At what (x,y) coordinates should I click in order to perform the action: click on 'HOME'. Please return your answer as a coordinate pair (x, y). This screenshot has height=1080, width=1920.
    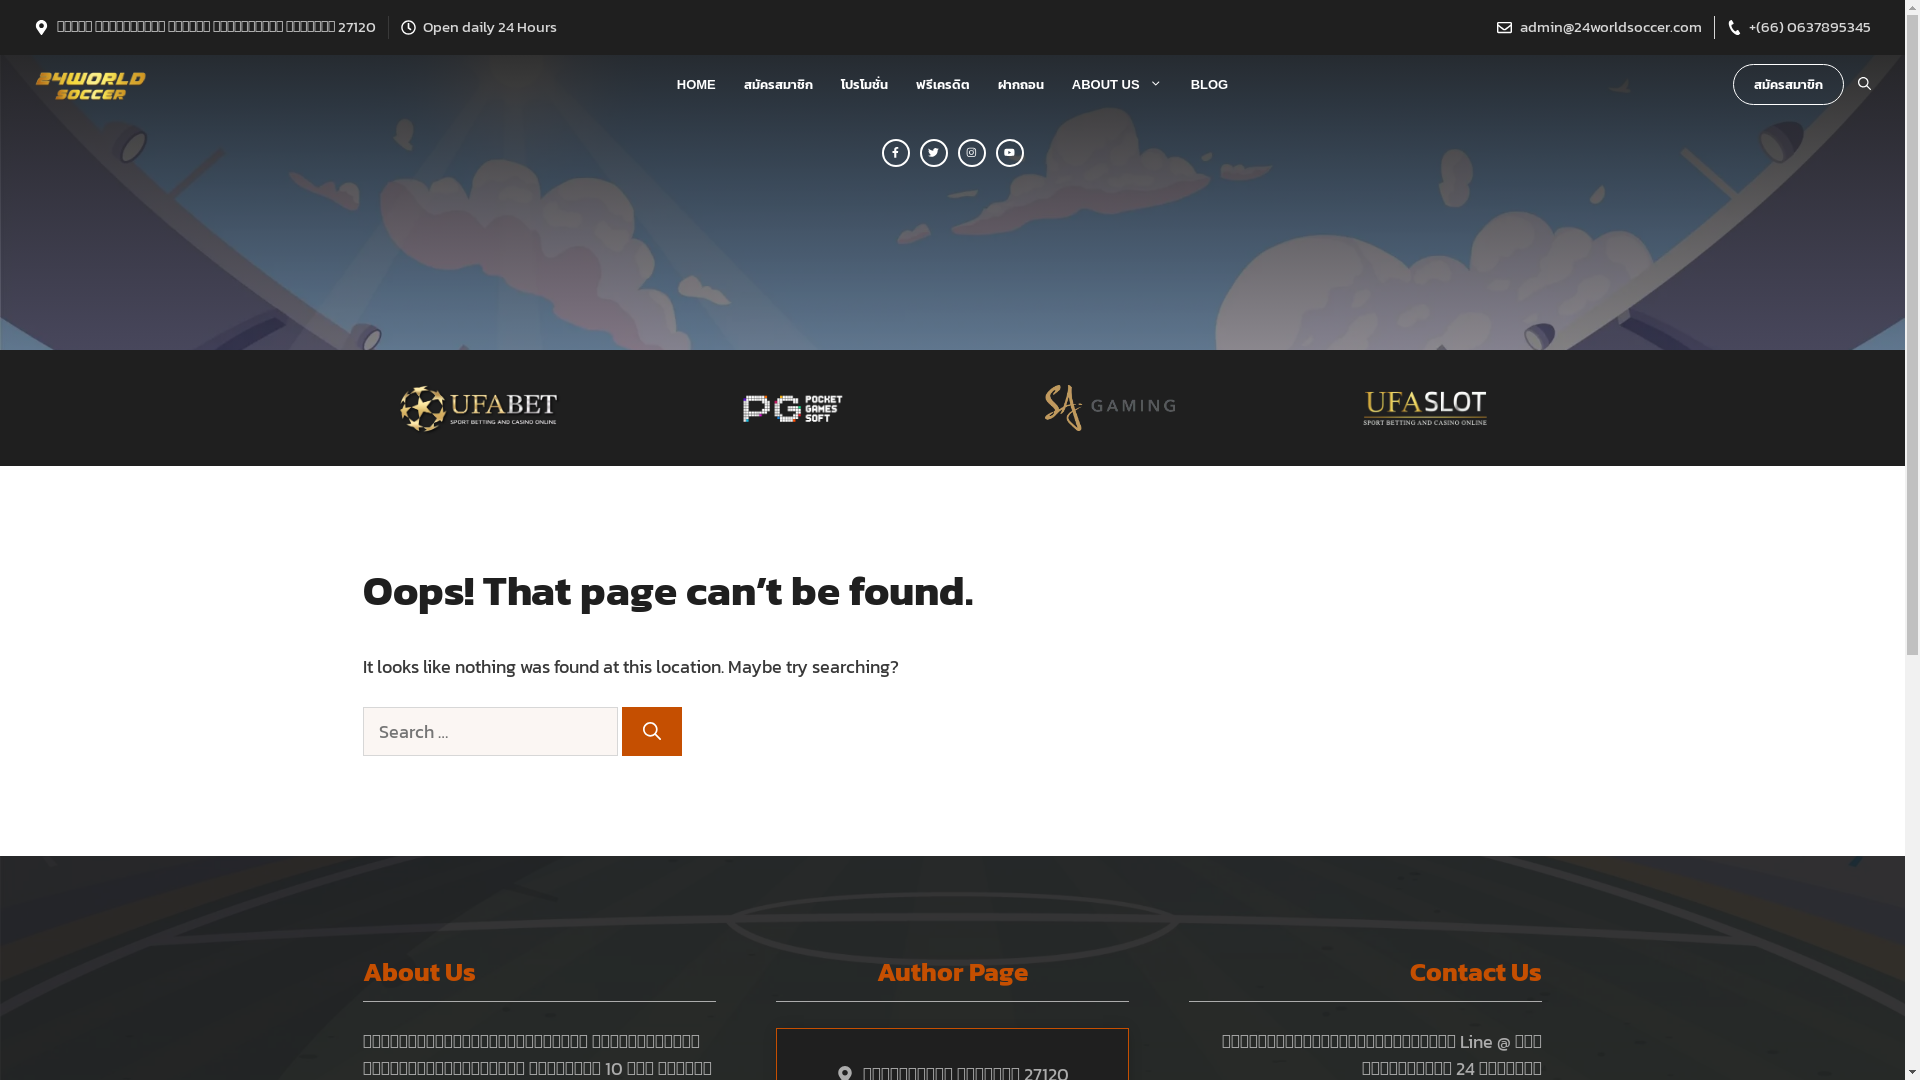
    Looking at the image, I should click on (696, 83).